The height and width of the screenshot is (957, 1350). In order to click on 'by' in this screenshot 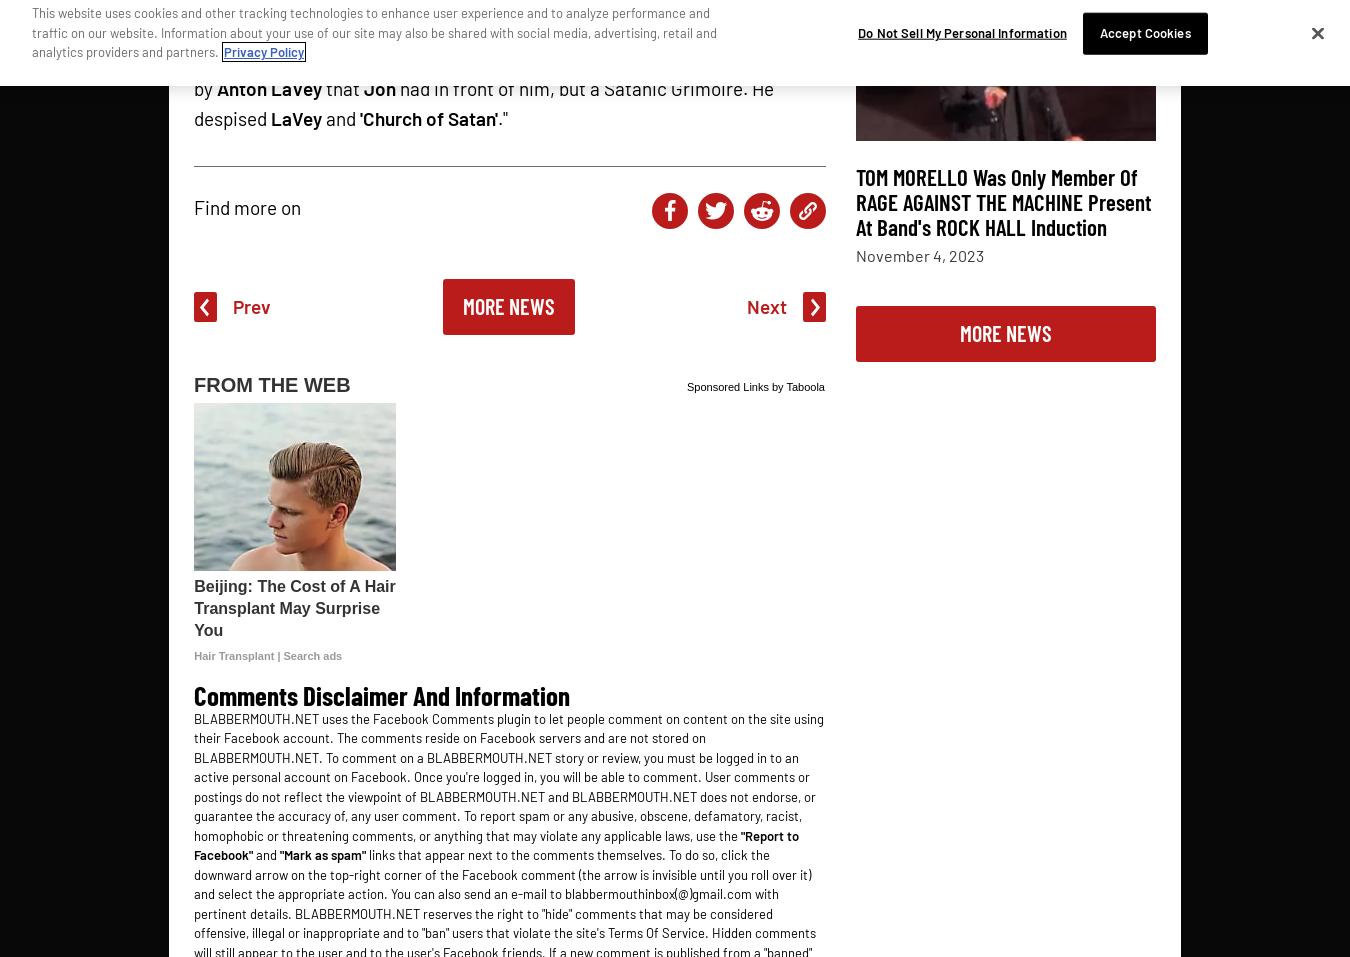, I will do `click(205, 86)`.